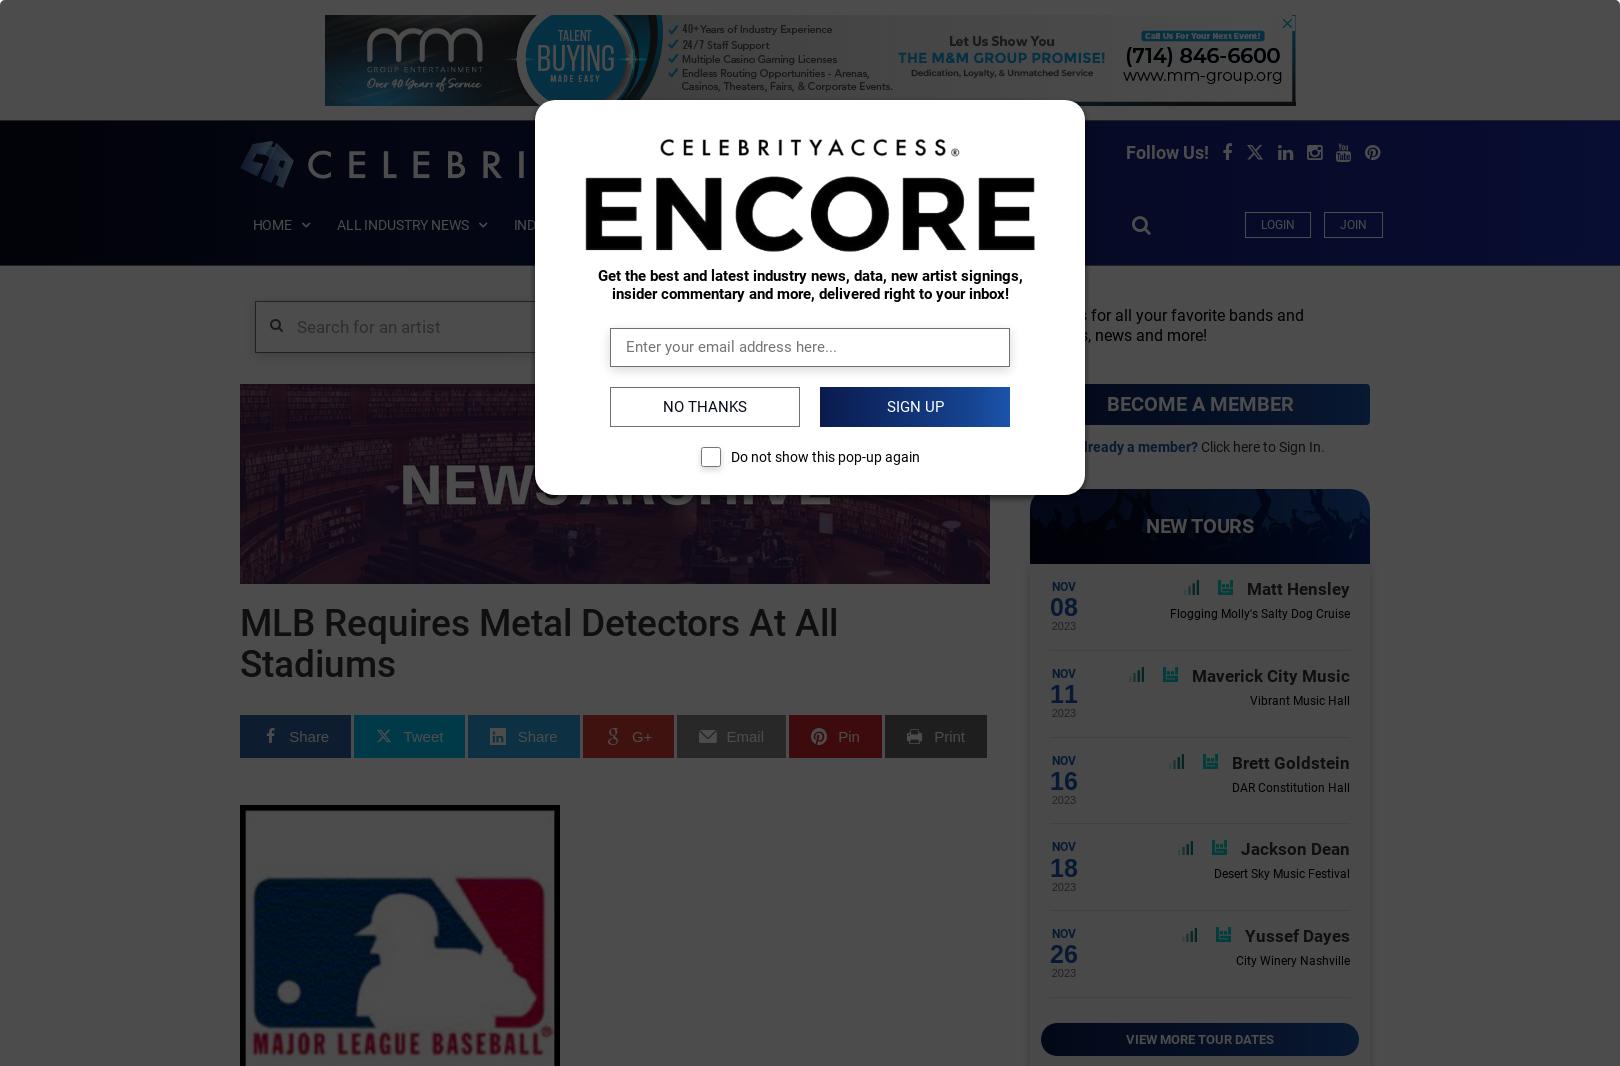  What do you see at coordinates (378, 312) in the screenshot?
I see `'CA News Archive'` at bounding box center [378, 312].